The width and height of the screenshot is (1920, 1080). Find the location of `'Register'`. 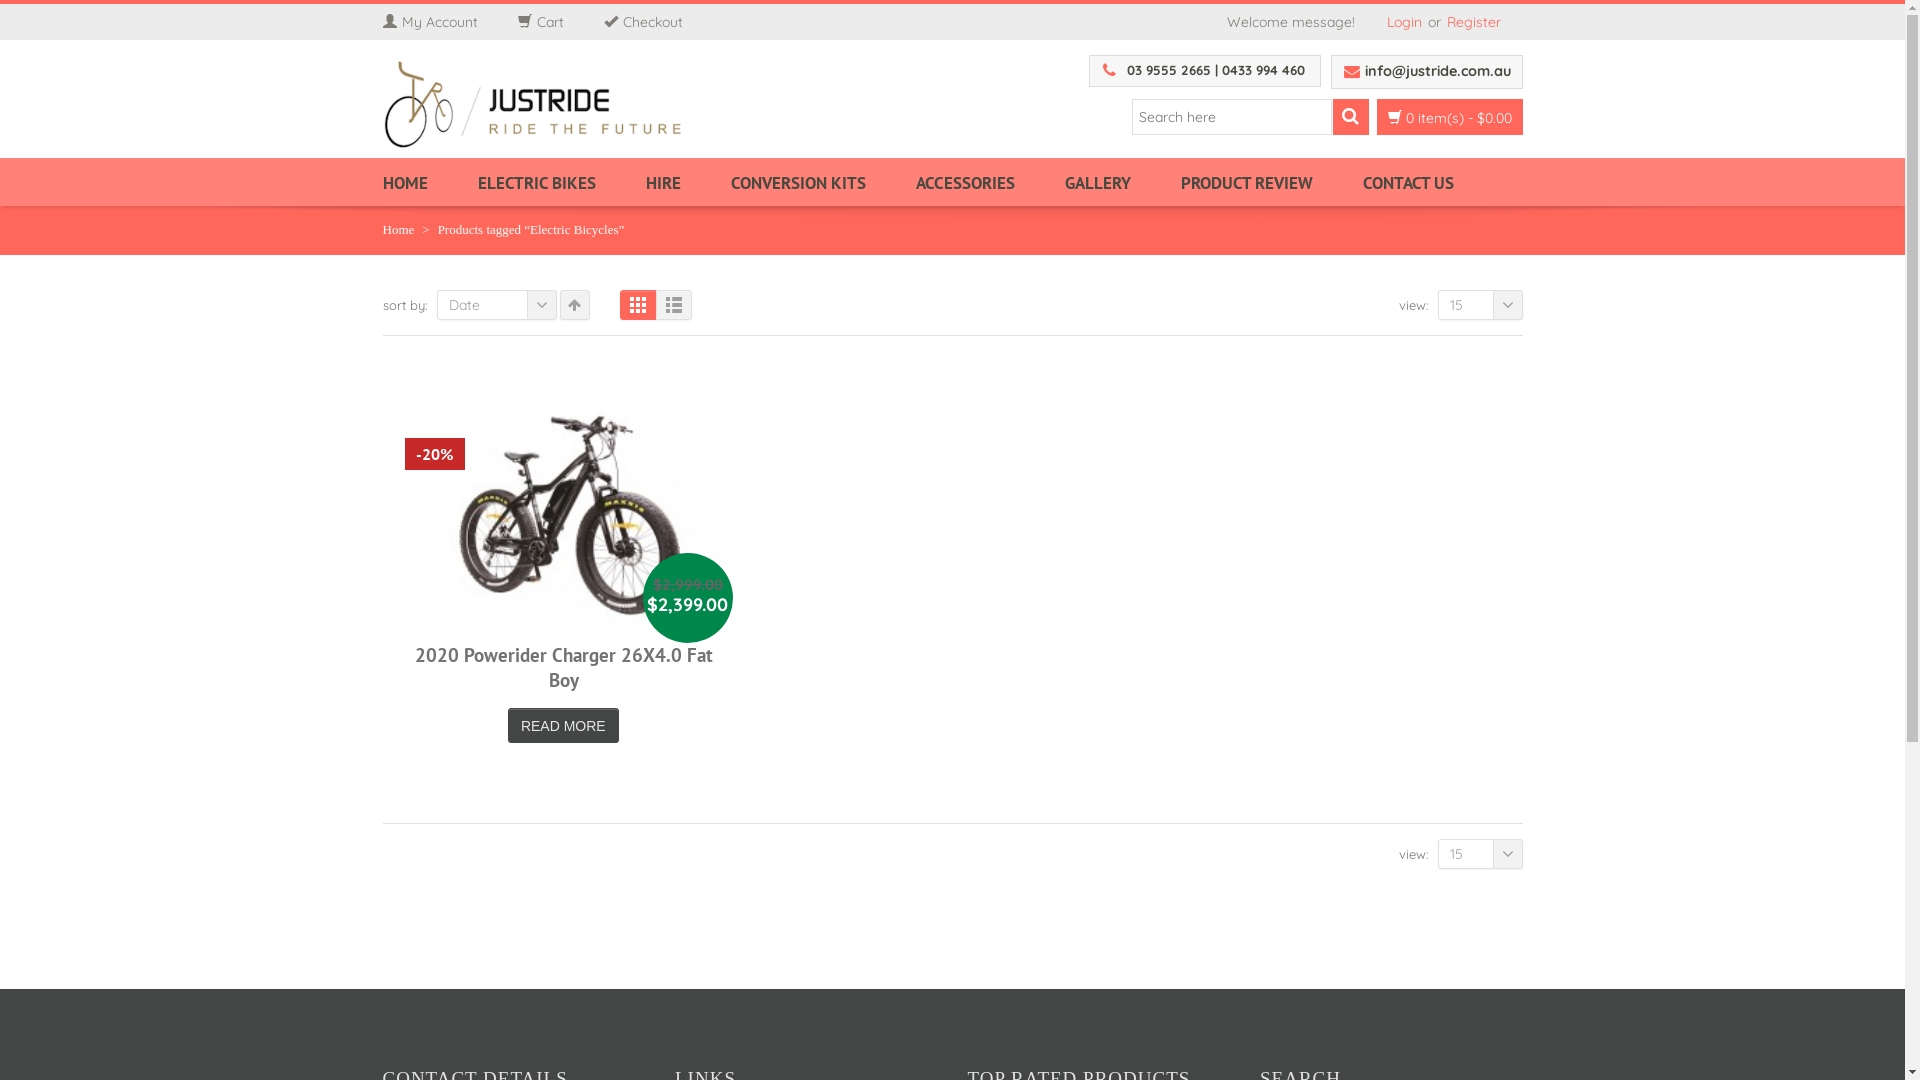

'Register' is located at coordinates (1444, 22).